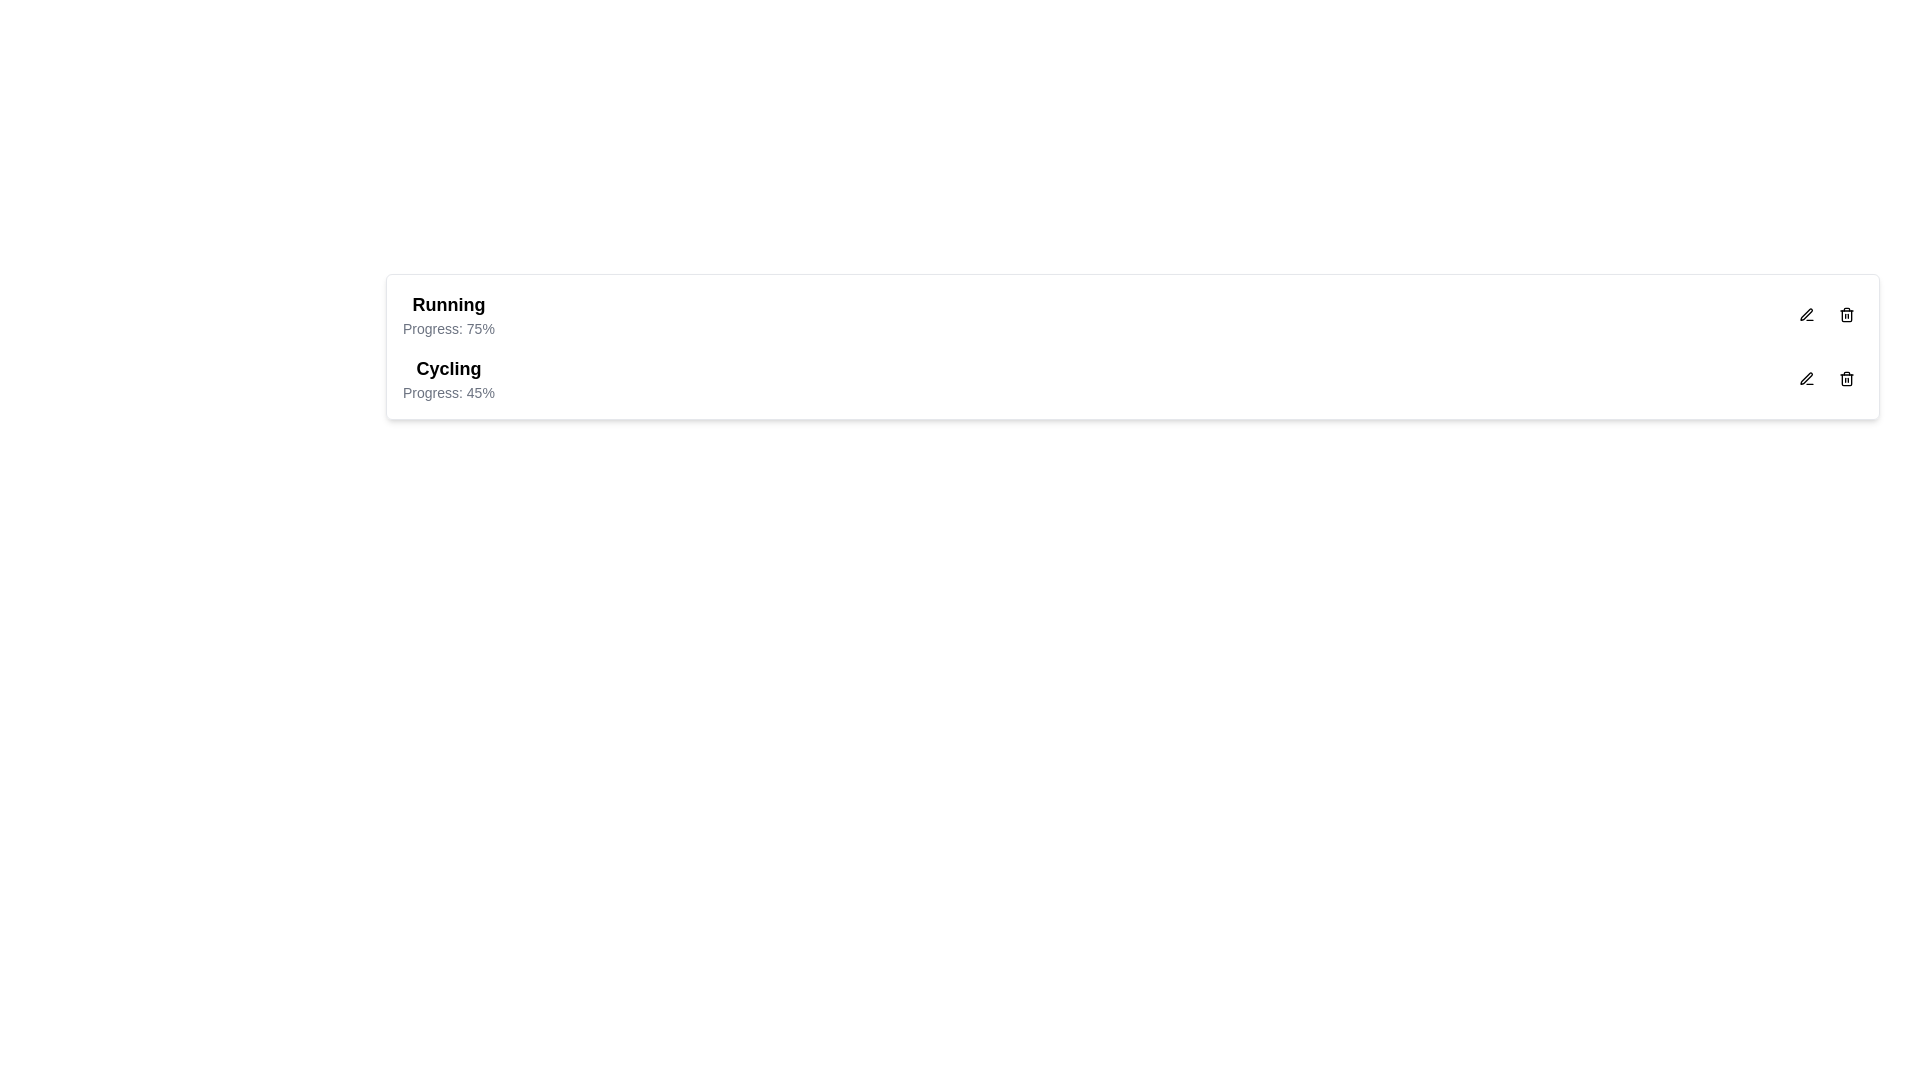 Image resolution: width=1920 pixels, height=1080 pixels. I want to click on the second circular button with a trash bin icon to observe its visual feedback when hovered, so click(1846, 315).